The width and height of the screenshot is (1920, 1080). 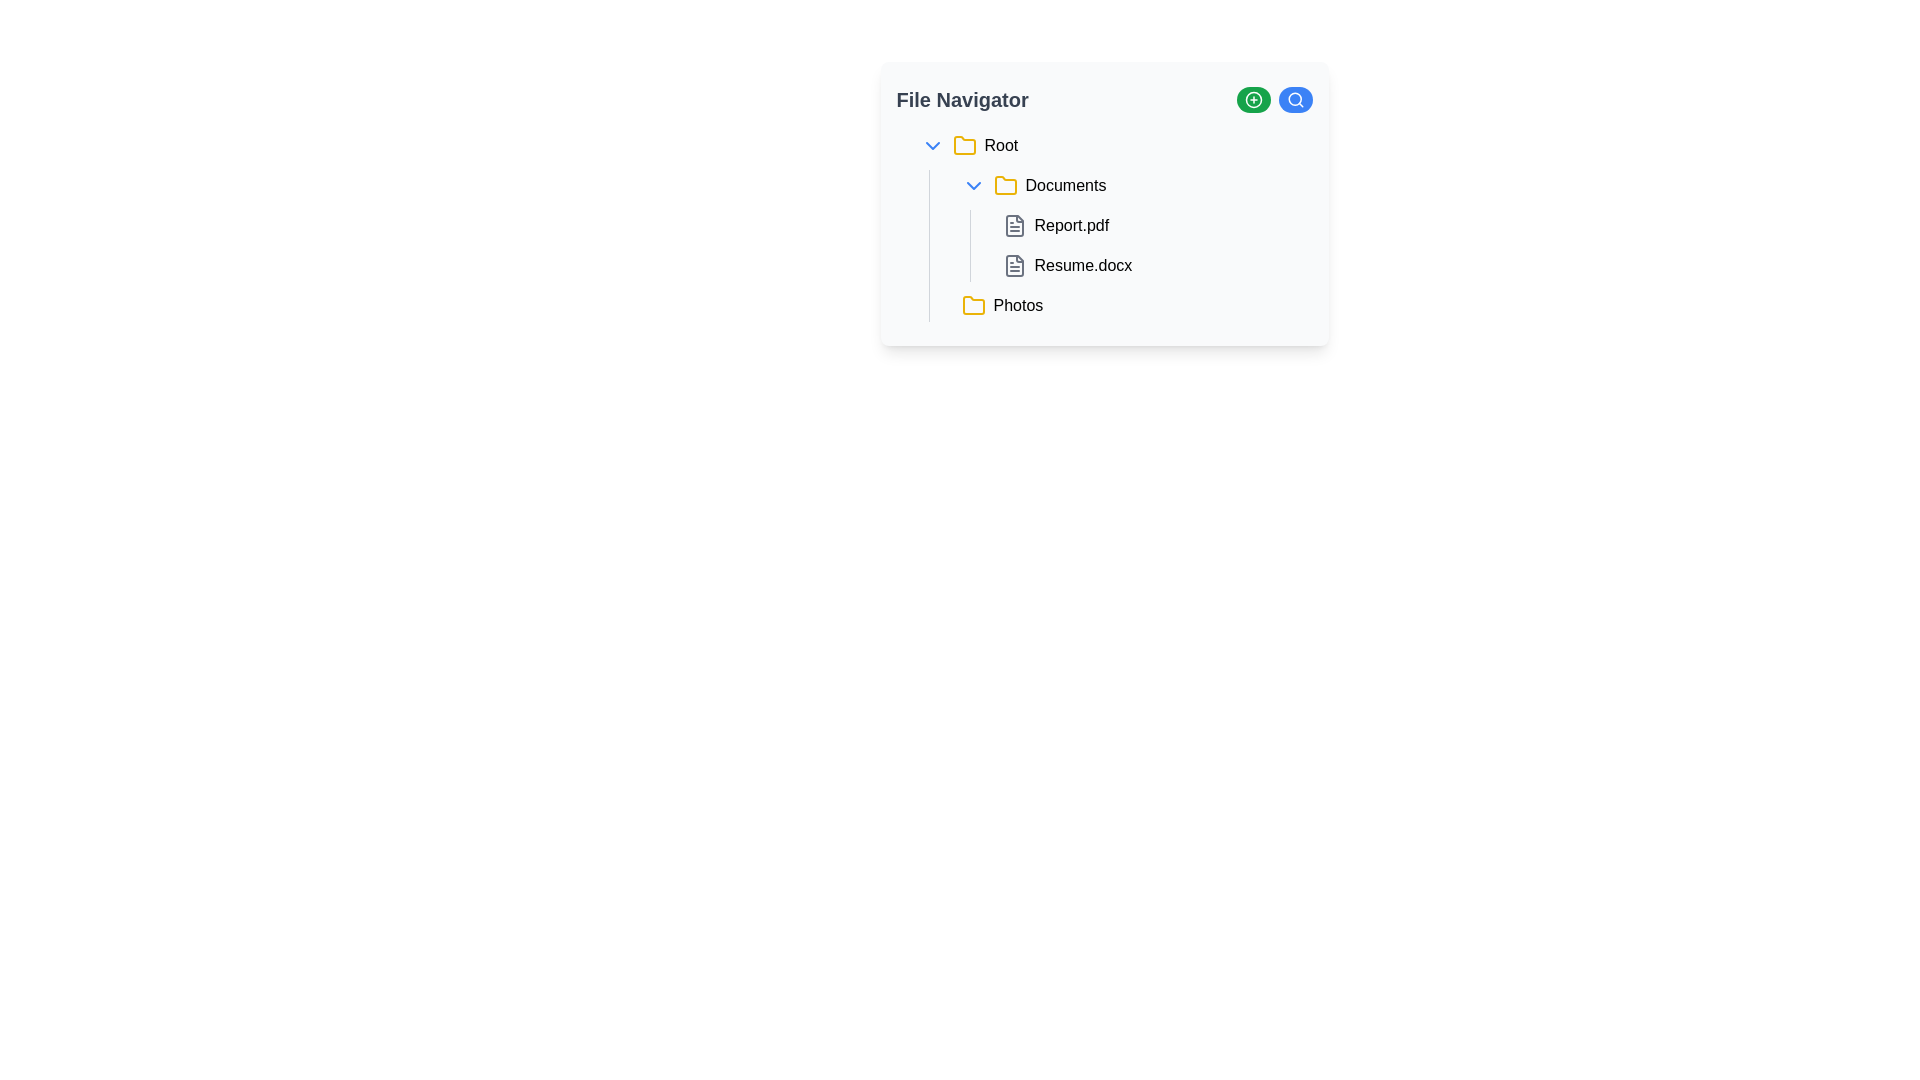 I want to click on the 'Documents' folder entry located, so click(x=1132, y=185).